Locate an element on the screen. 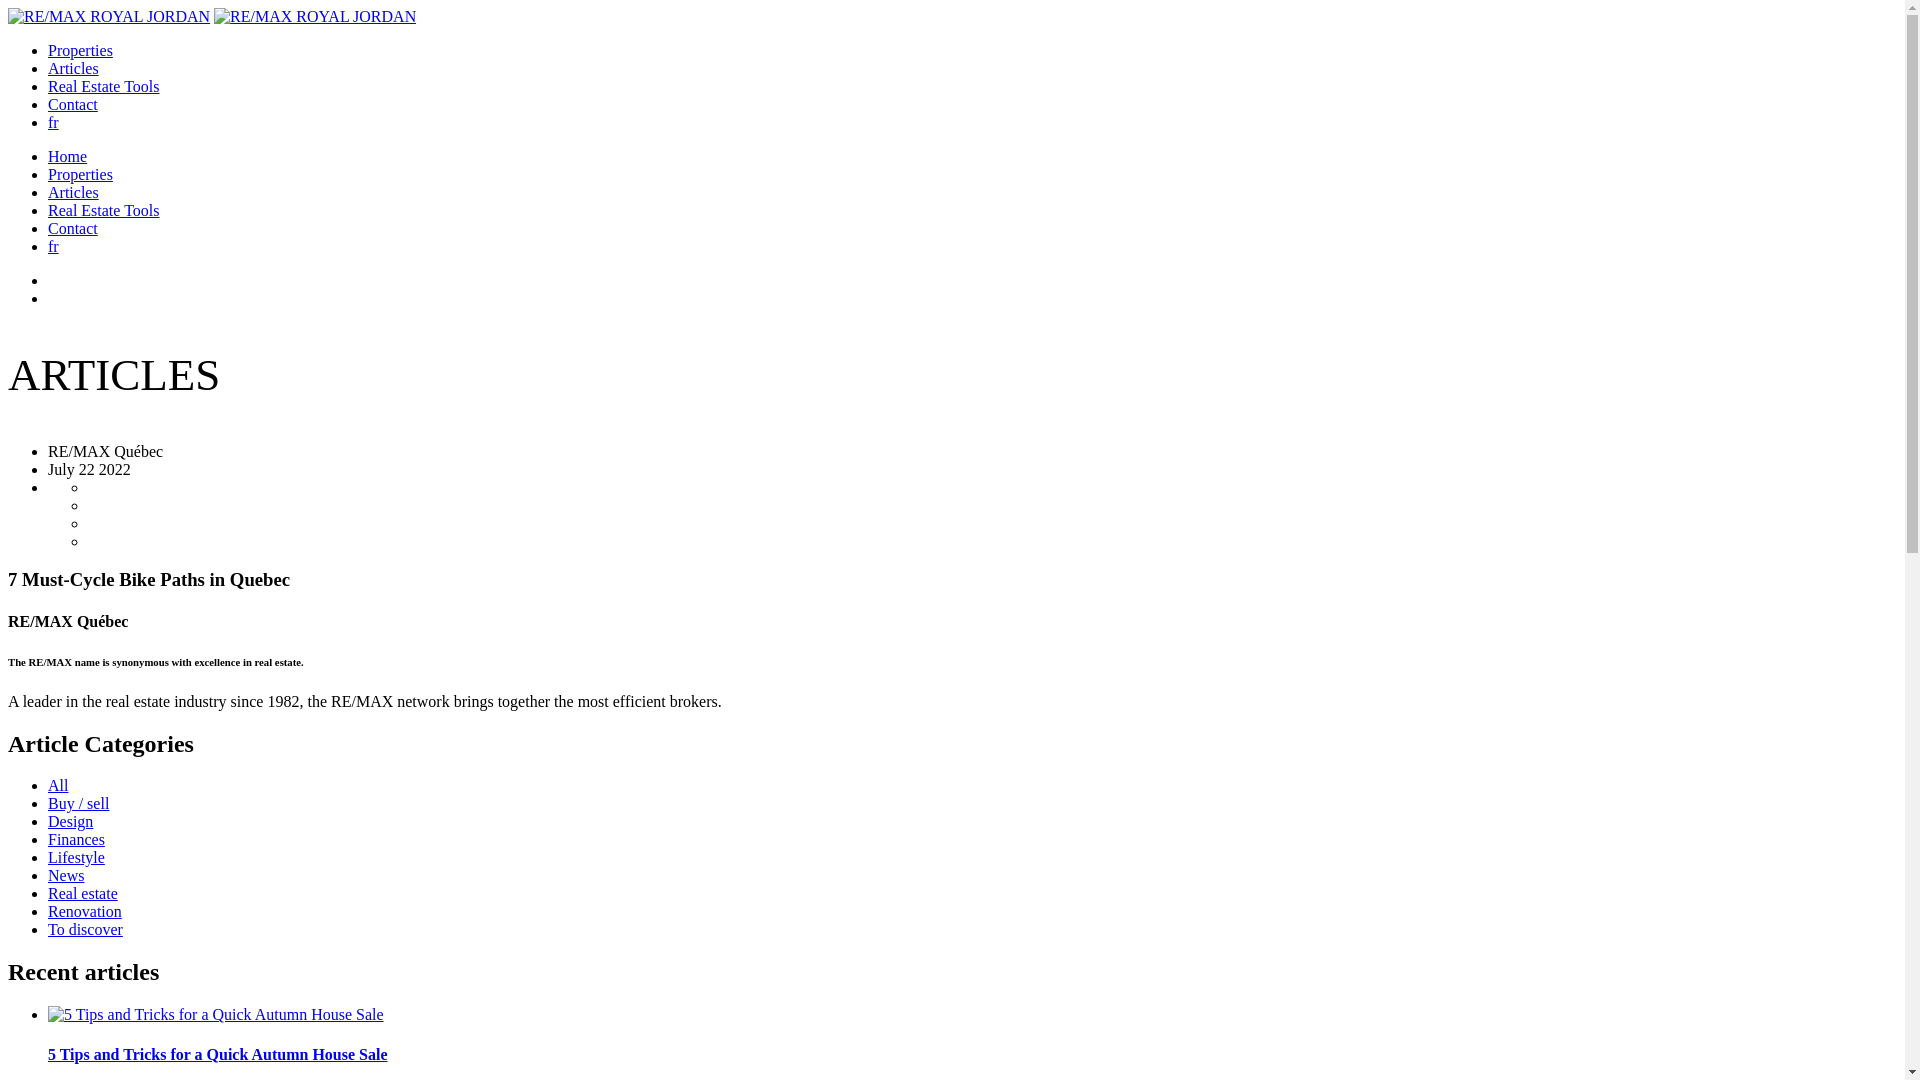 The width and height of the screenshot is (1920, 1080). 'Contact' is located at coordinates (72, 104).